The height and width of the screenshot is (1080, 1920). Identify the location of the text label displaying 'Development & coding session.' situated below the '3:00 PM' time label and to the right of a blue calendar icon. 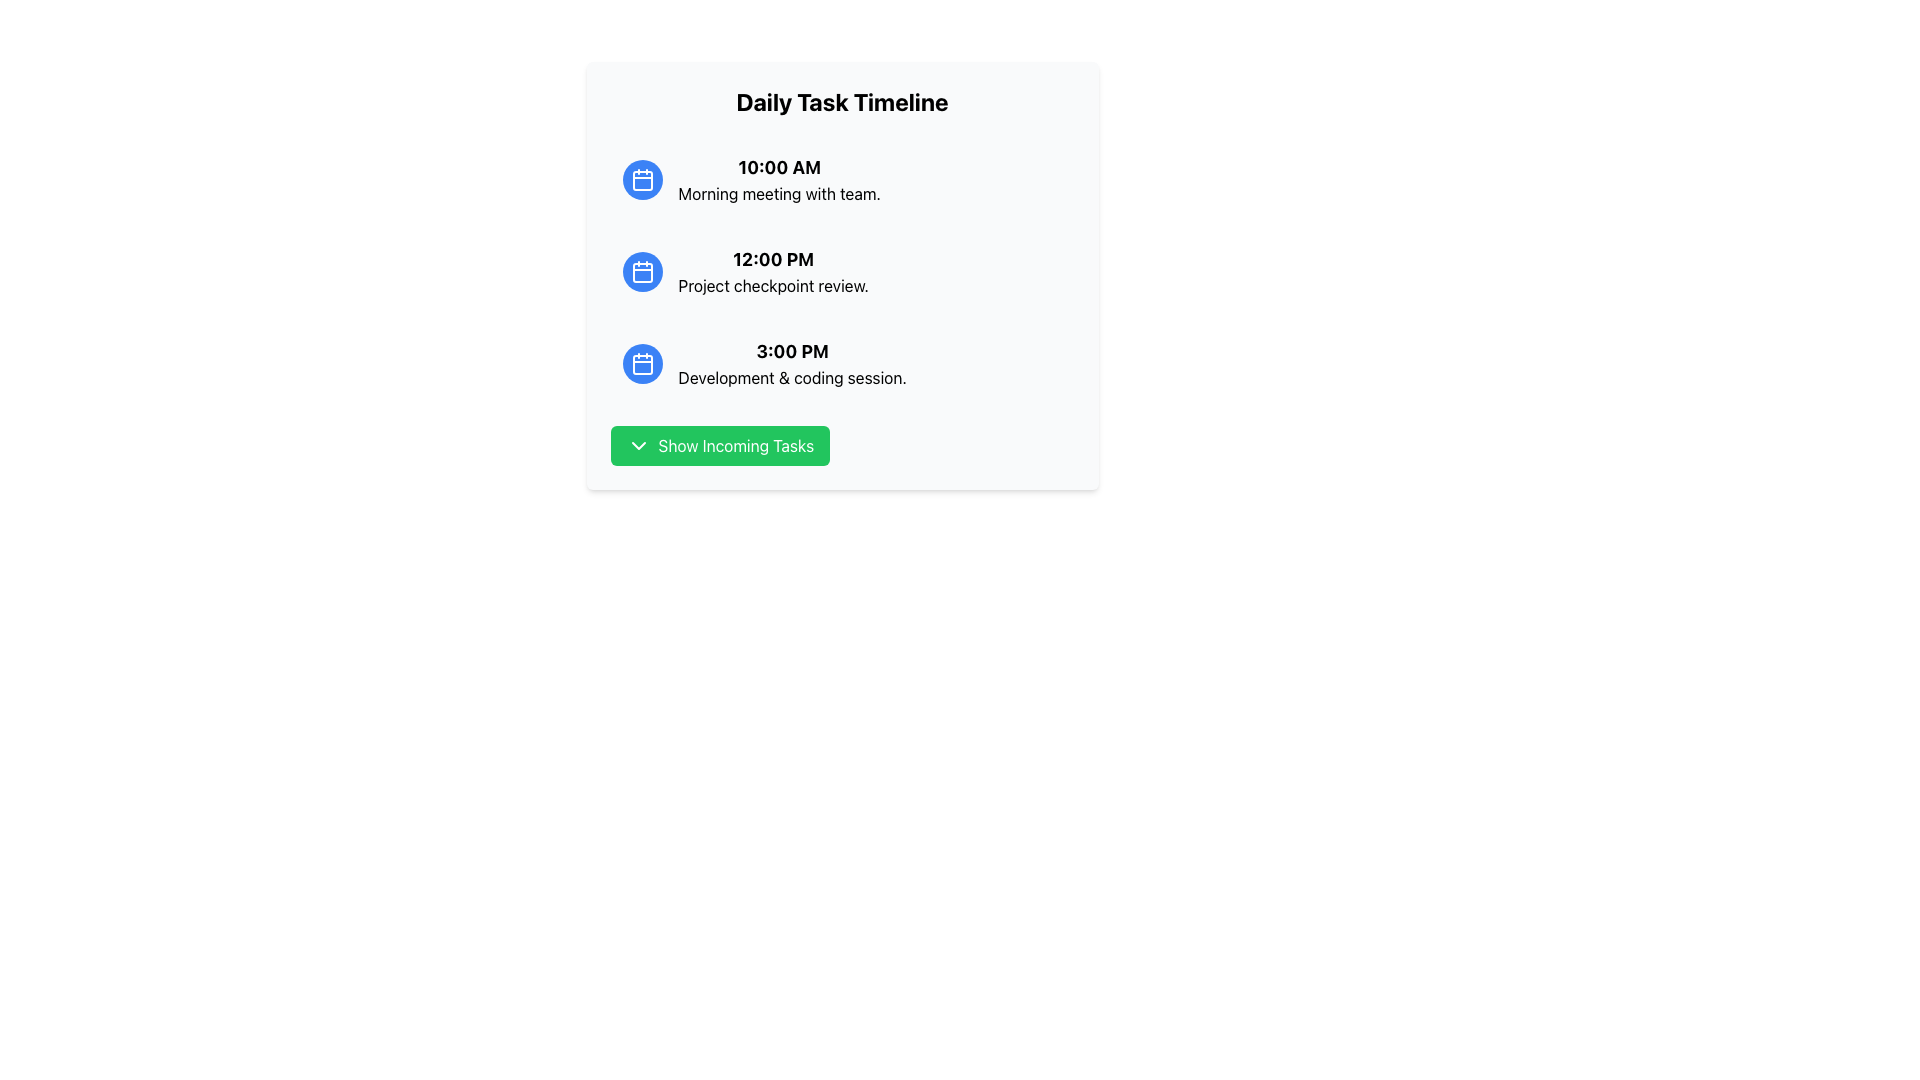
(791, 378).